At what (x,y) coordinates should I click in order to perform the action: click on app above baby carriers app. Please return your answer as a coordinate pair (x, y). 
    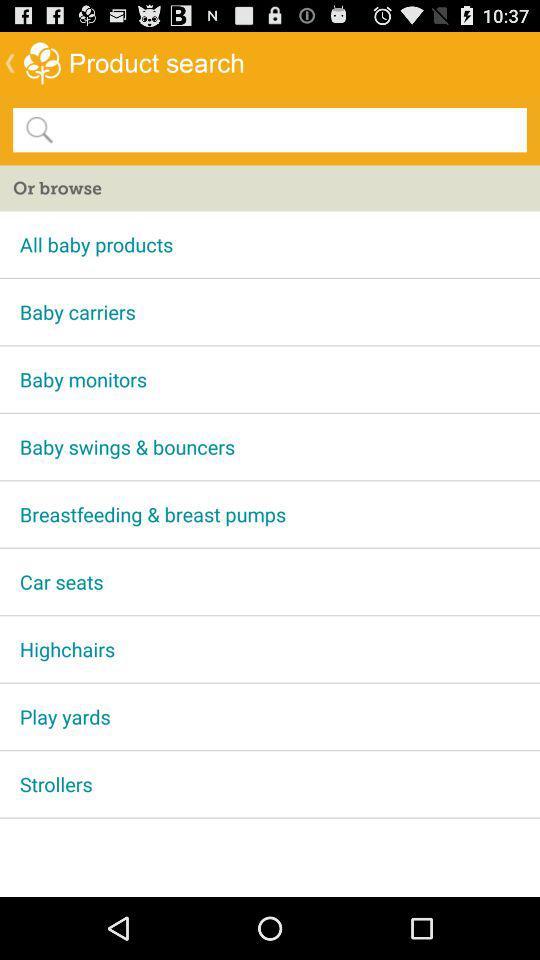
    Looking at the image, I should click on (270, 243).